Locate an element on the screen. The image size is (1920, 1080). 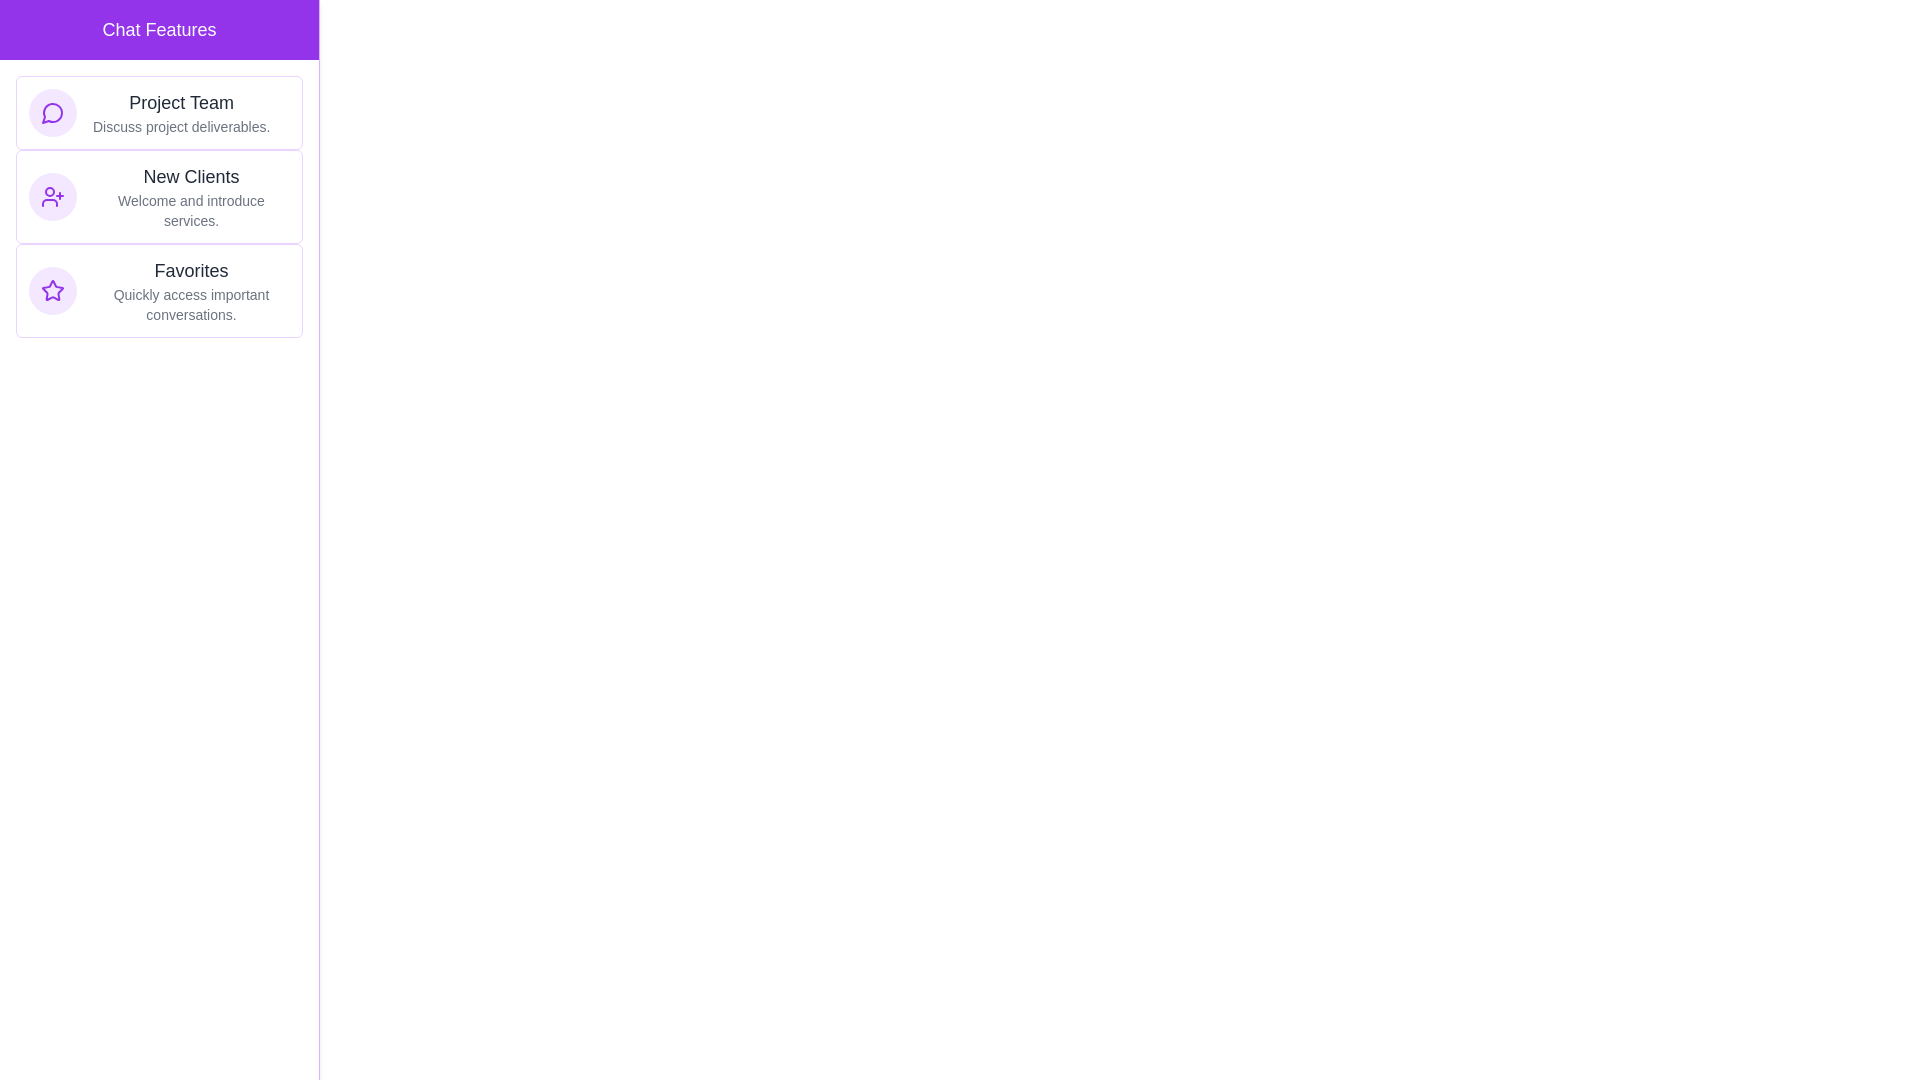
the icon for New Clients is located at coordinates (52, 196).